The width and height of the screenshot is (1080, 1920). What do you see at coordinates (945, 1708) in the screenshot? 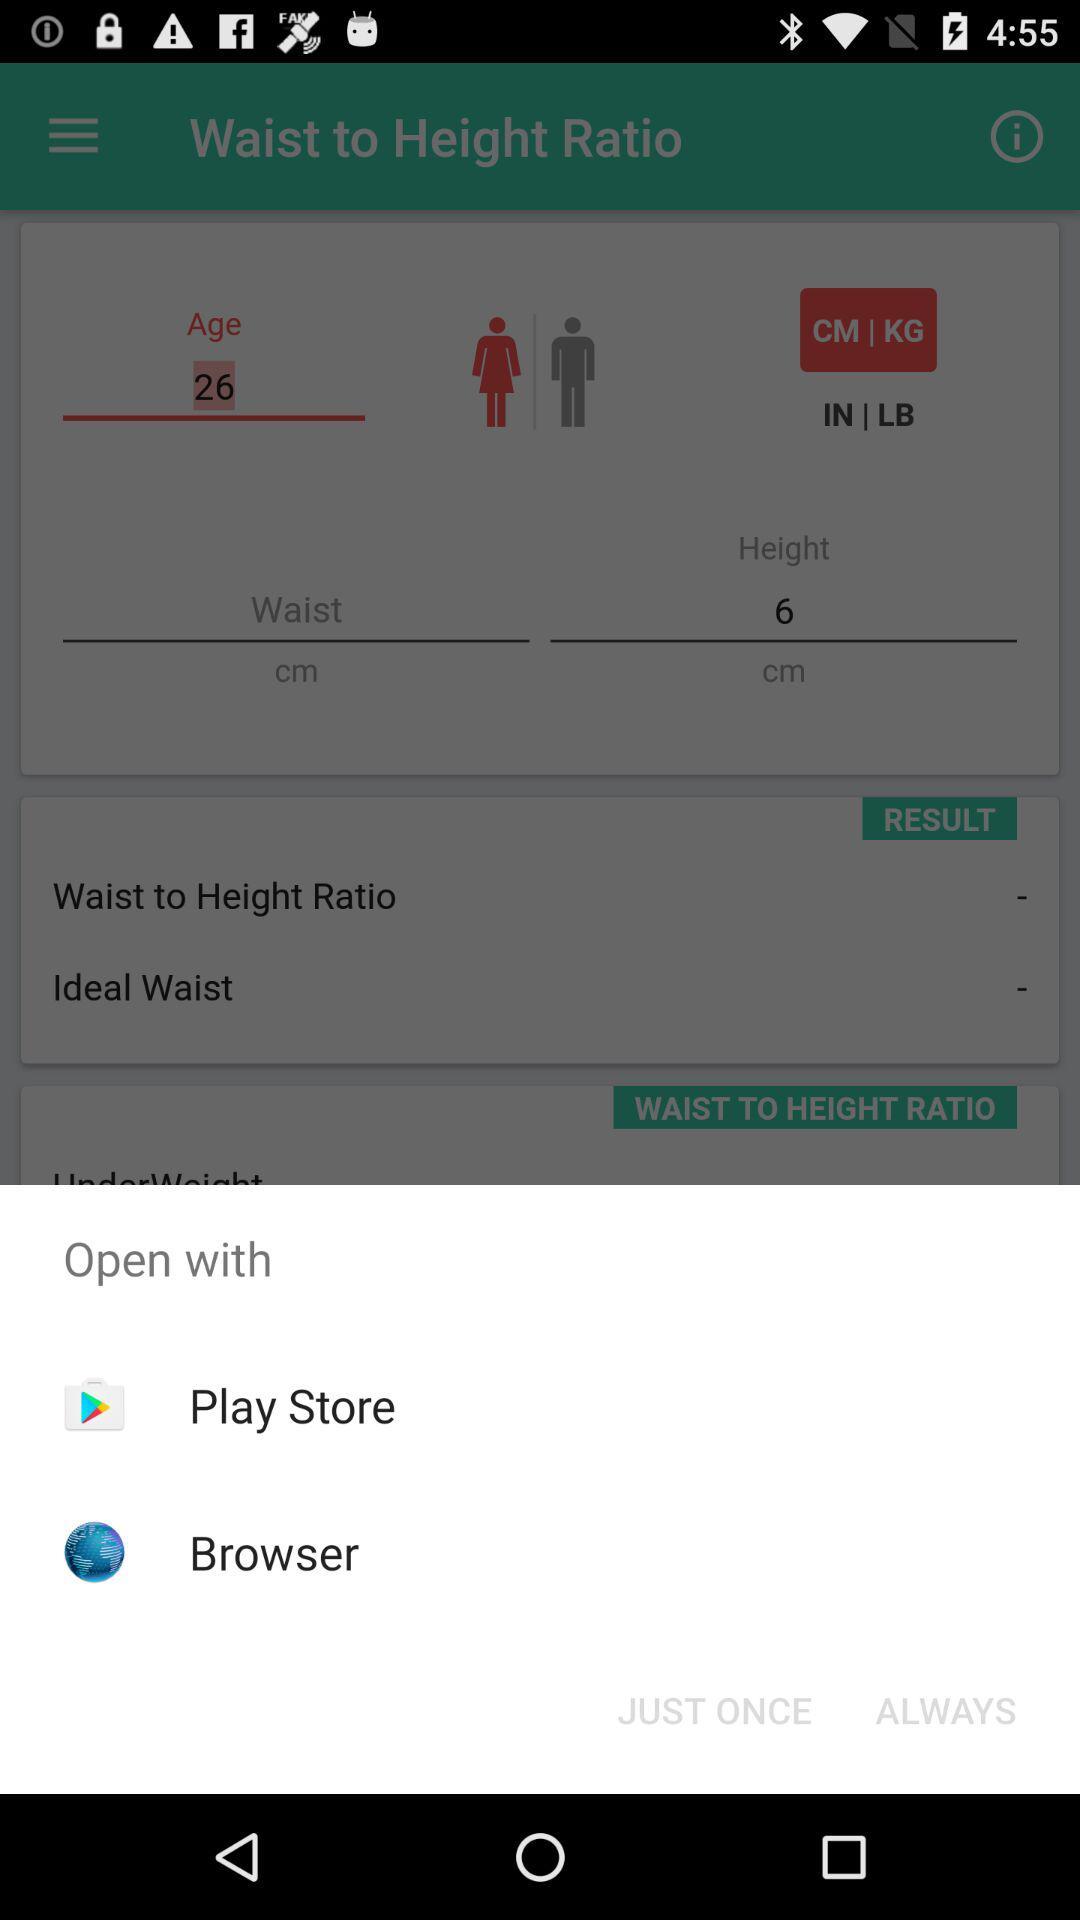
I see `the always` at bounding box center [945, 1708].